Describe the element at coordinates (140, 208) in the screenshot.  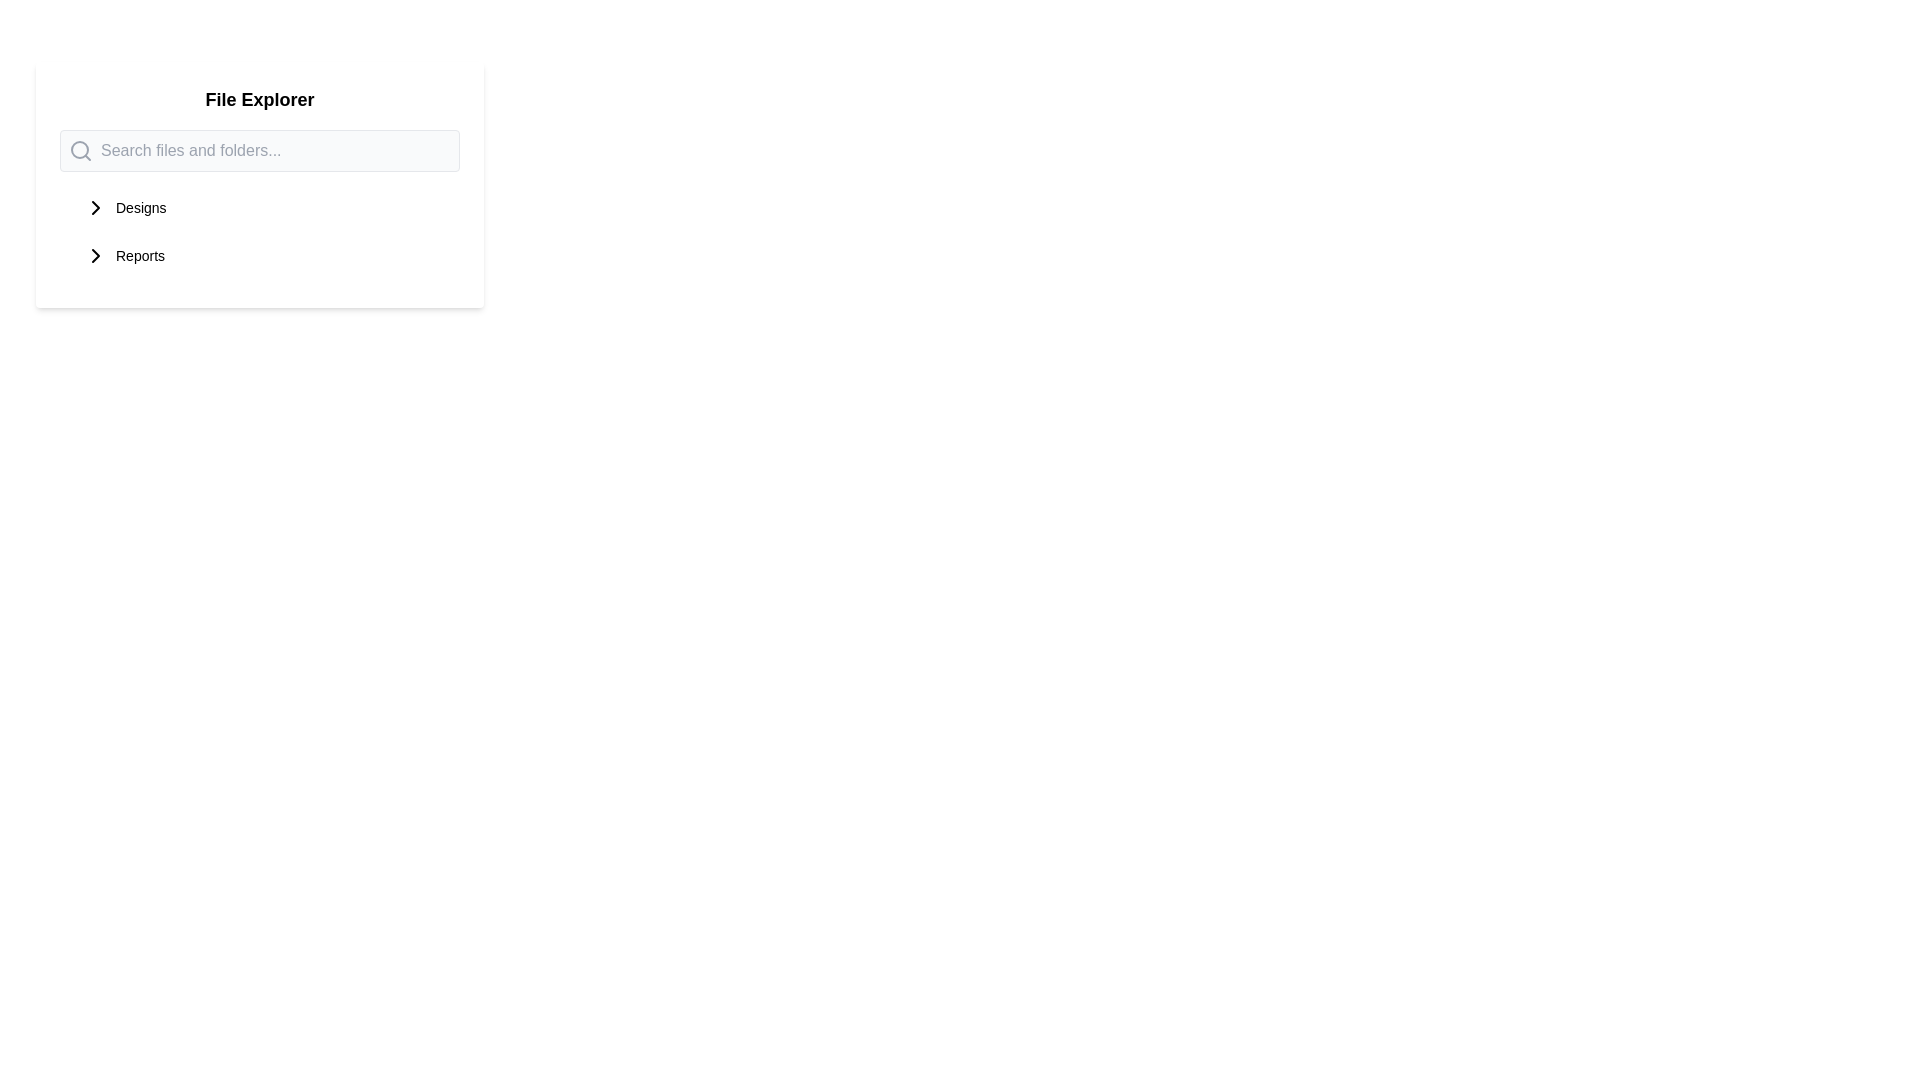
I see `the text element labeled 'Designs'` at that location.